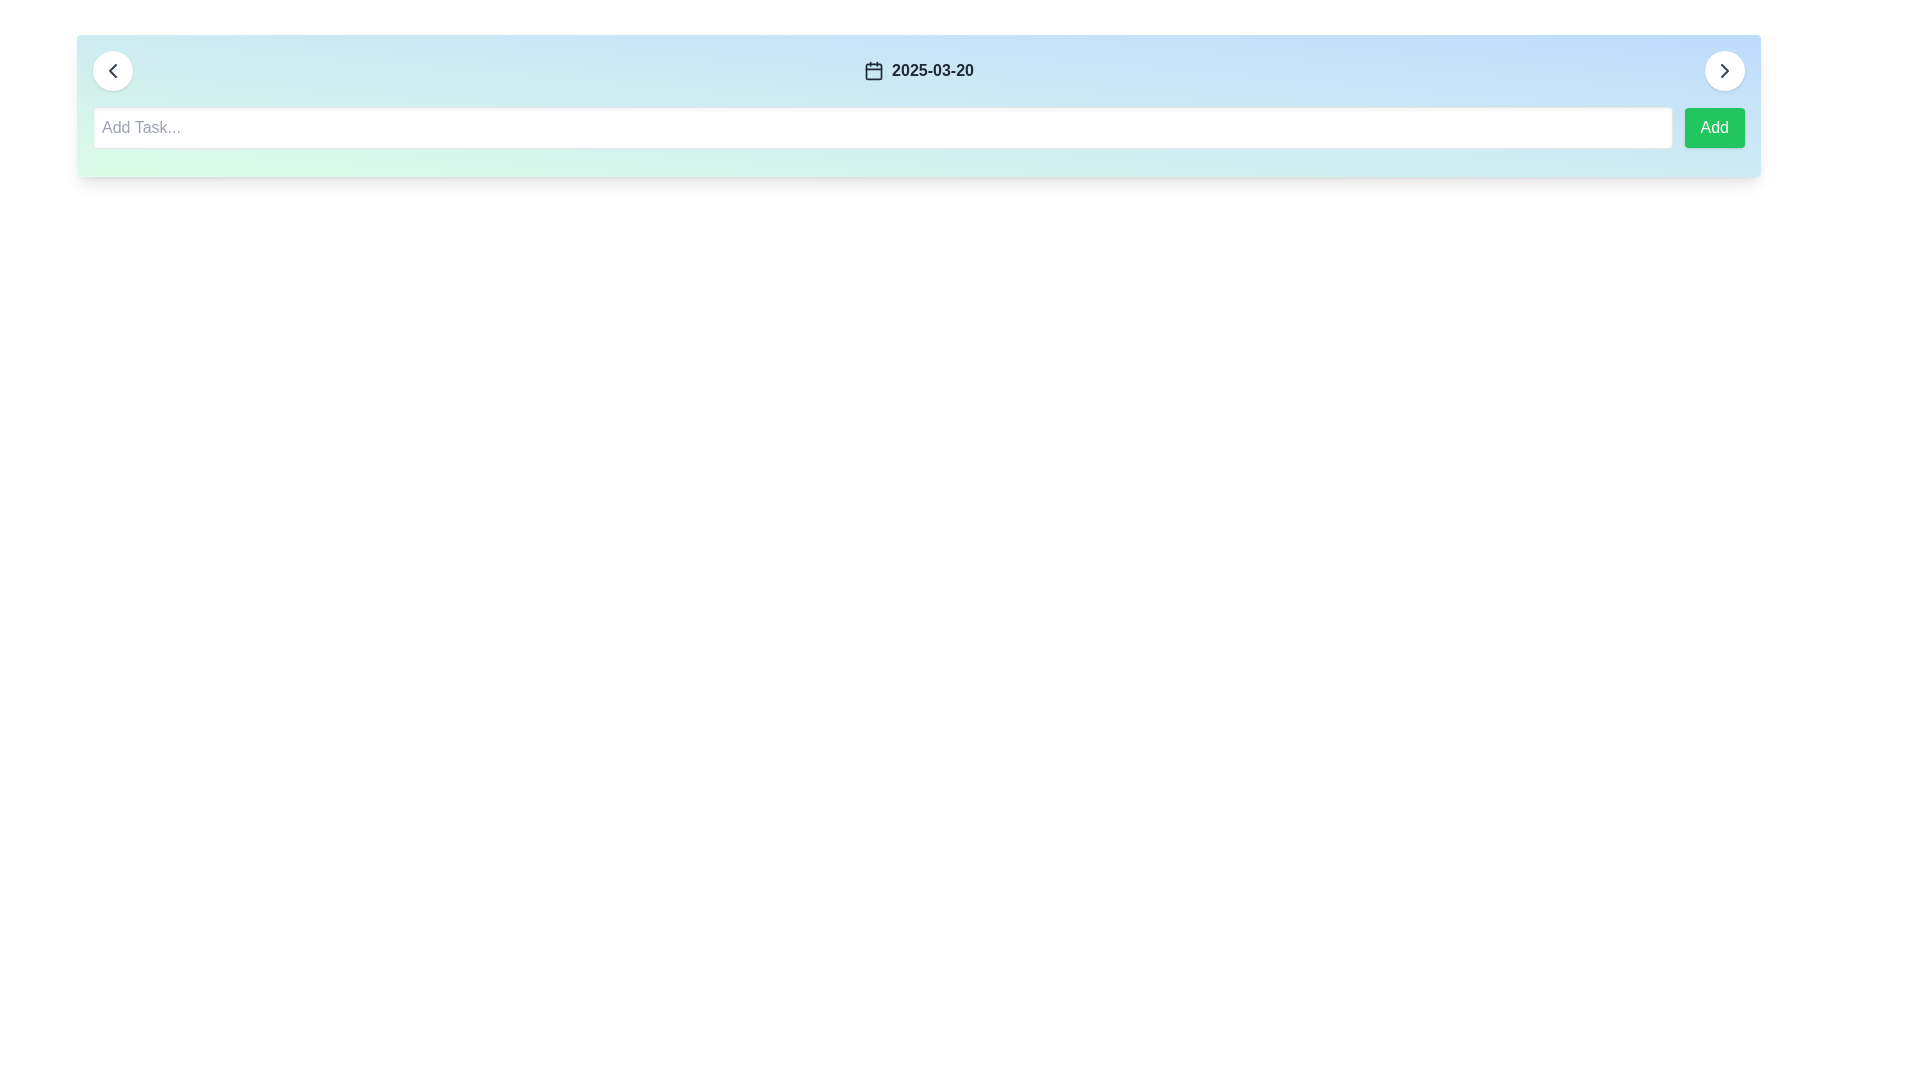 The image size is (1920, 1080). What do you see at coordinates (1723, 69) in the screenshot?
I see `the navigation button located at the far right of the horizontal toolbar to proceed to the next item` at bounding box center [1723, 69].